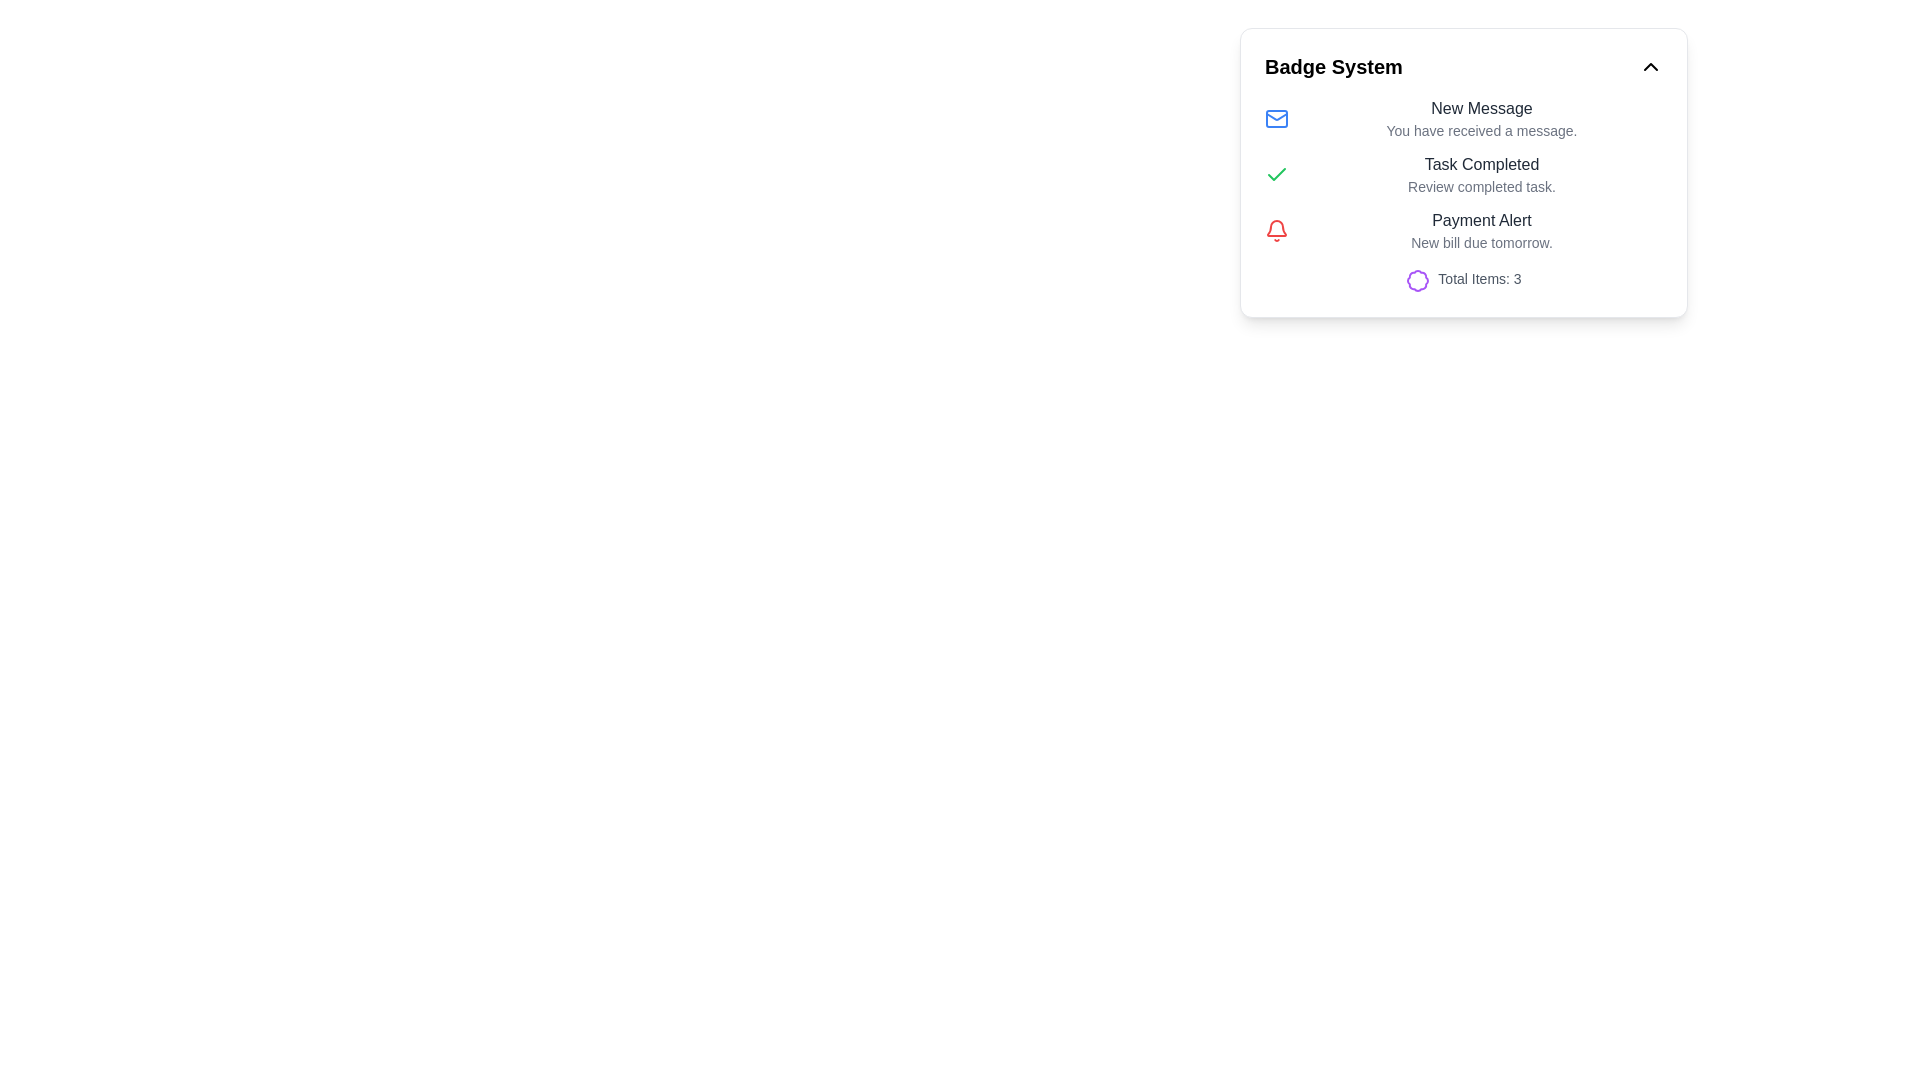  I want to click on purple badge icon located at the bottom left of the group containing the text 'Total Items: 3' by clicking on it, so click(1417, 281).